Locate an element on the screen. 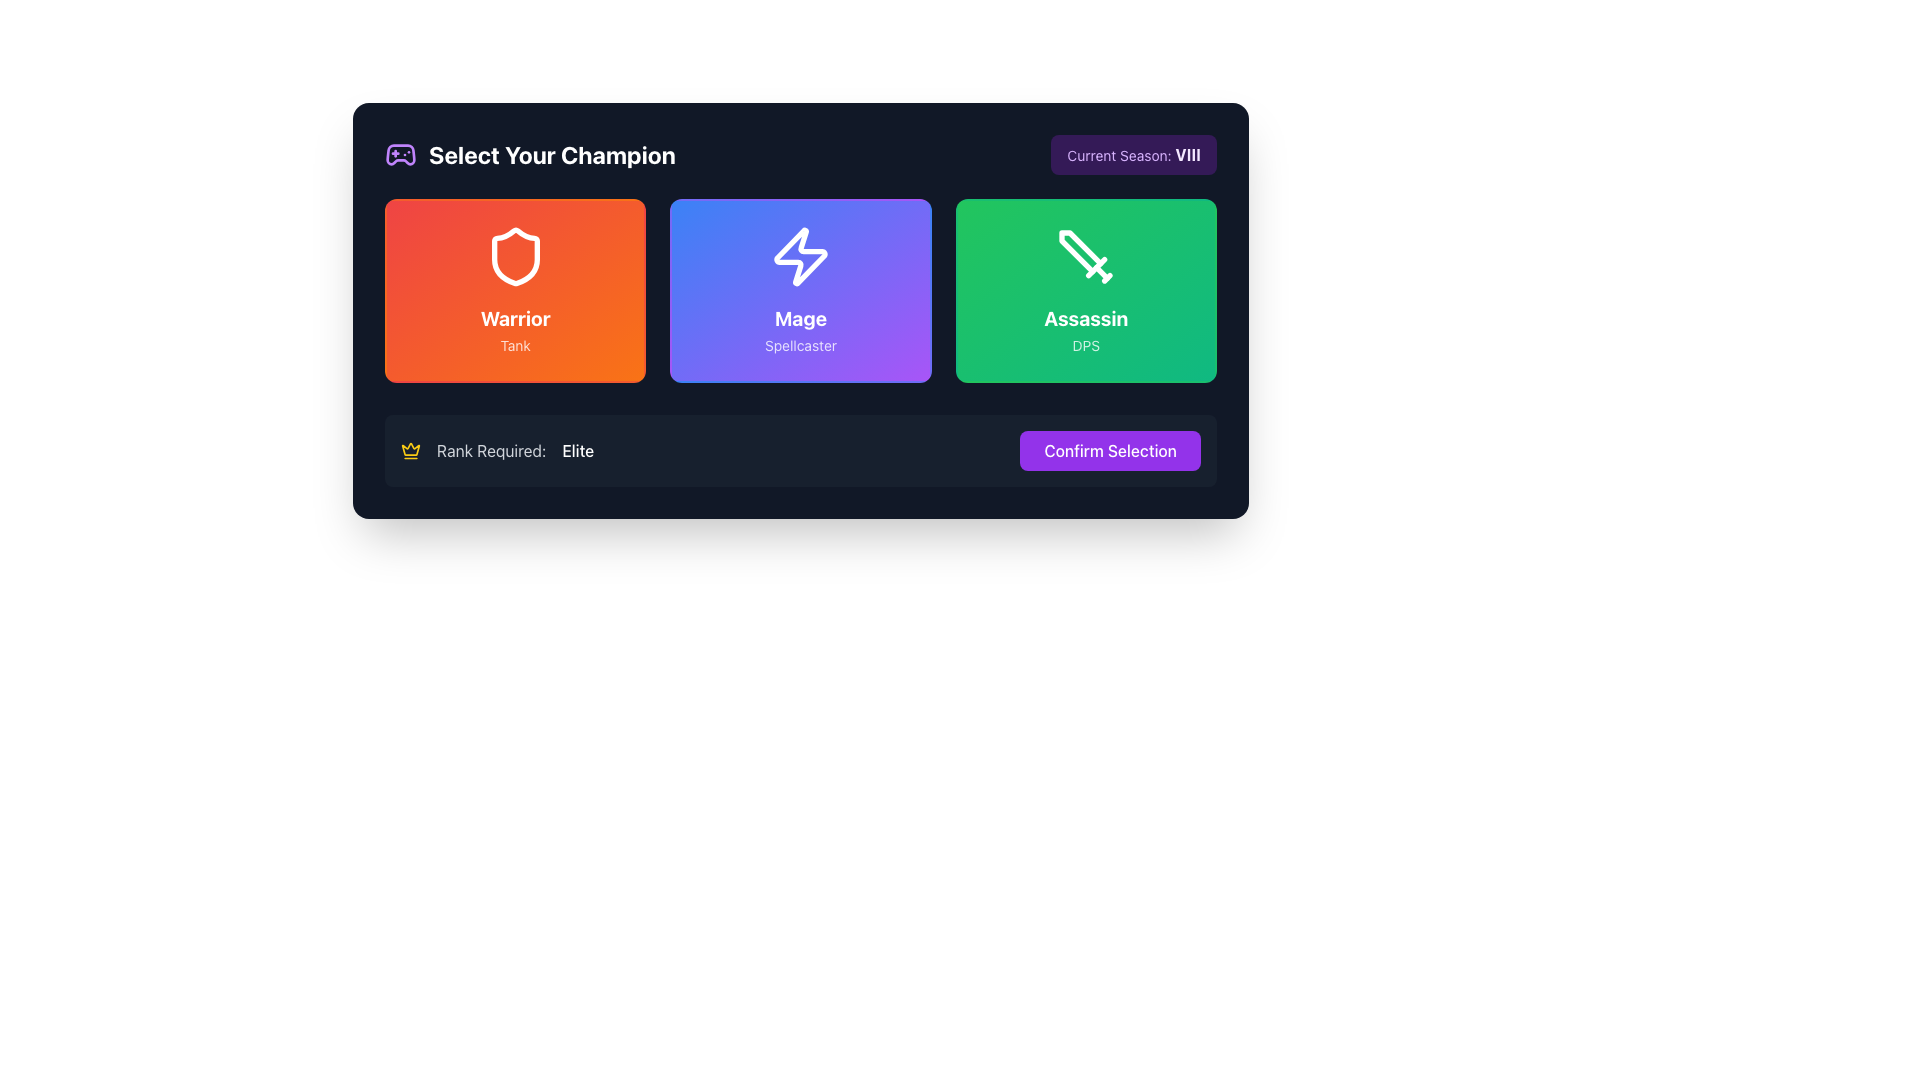  the 'Mage' character role selection card is located at coordinates (801, 290).